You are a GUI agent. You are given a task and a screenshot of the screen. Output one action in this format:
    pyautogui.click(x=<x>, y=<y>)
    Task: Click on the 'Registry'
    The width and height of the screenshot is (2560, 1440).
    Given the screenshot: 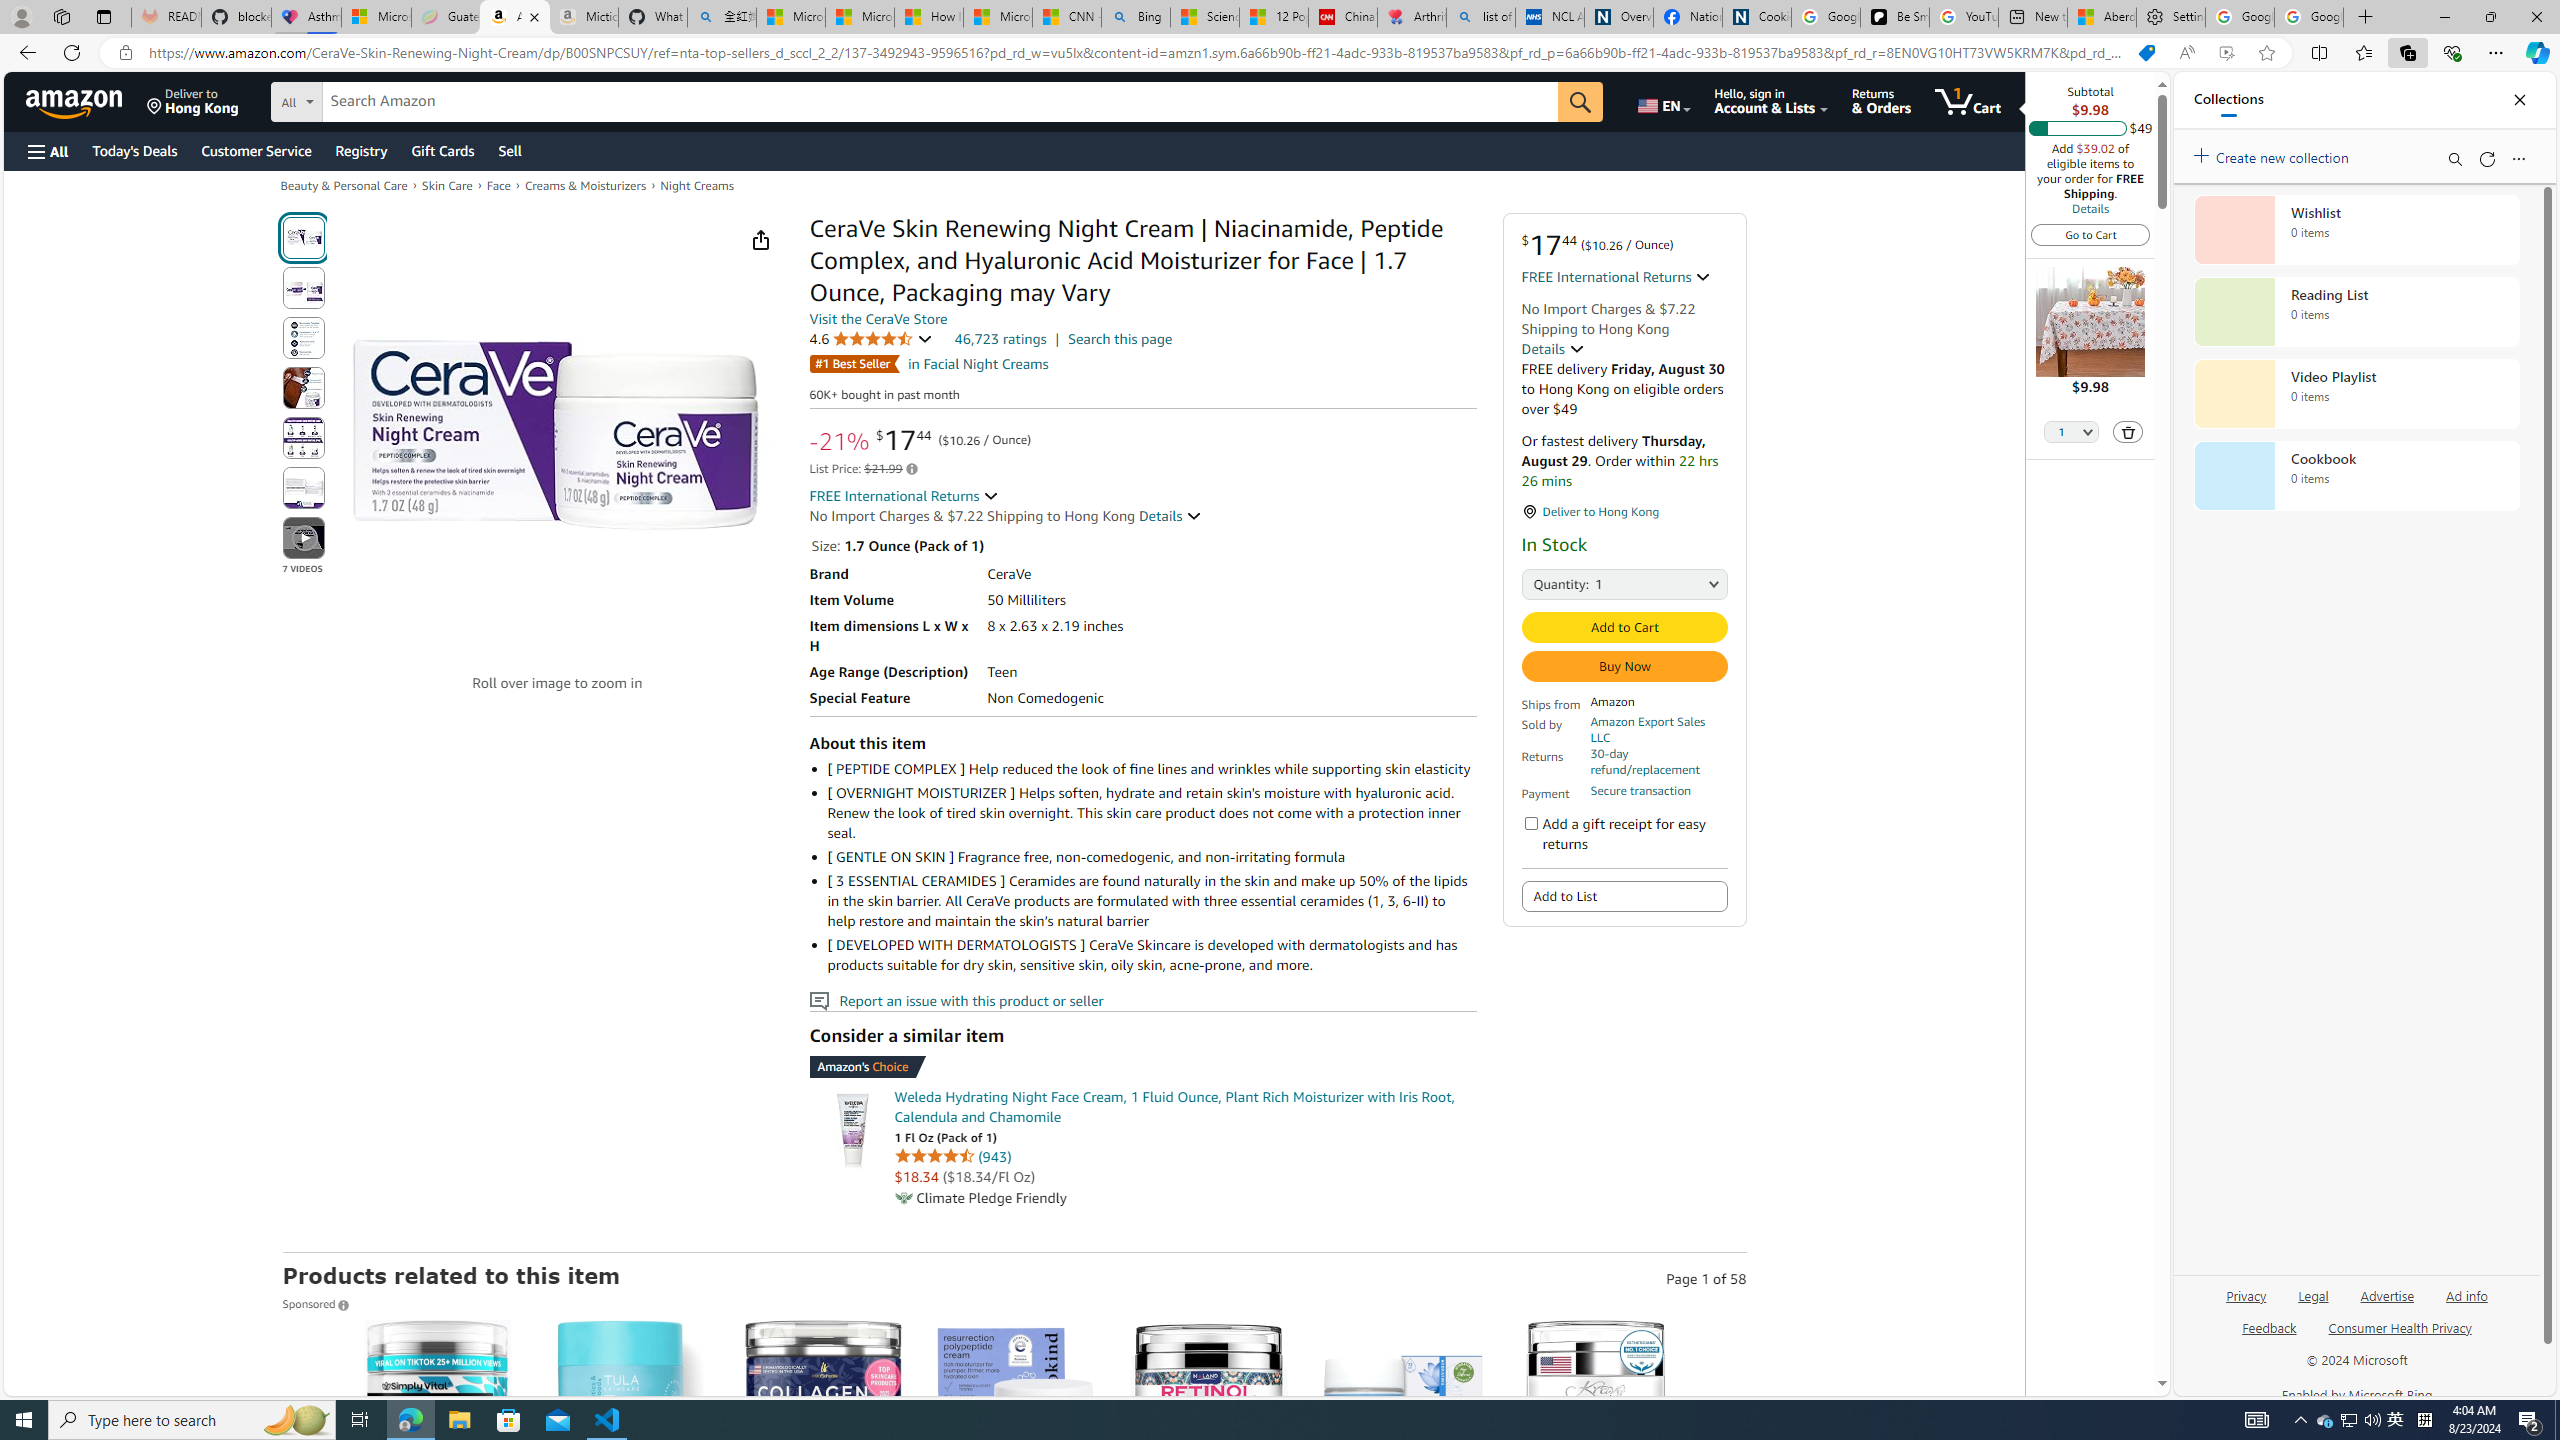 What is the action you would take?
    pyautogui.click(x=359, y=150)
    